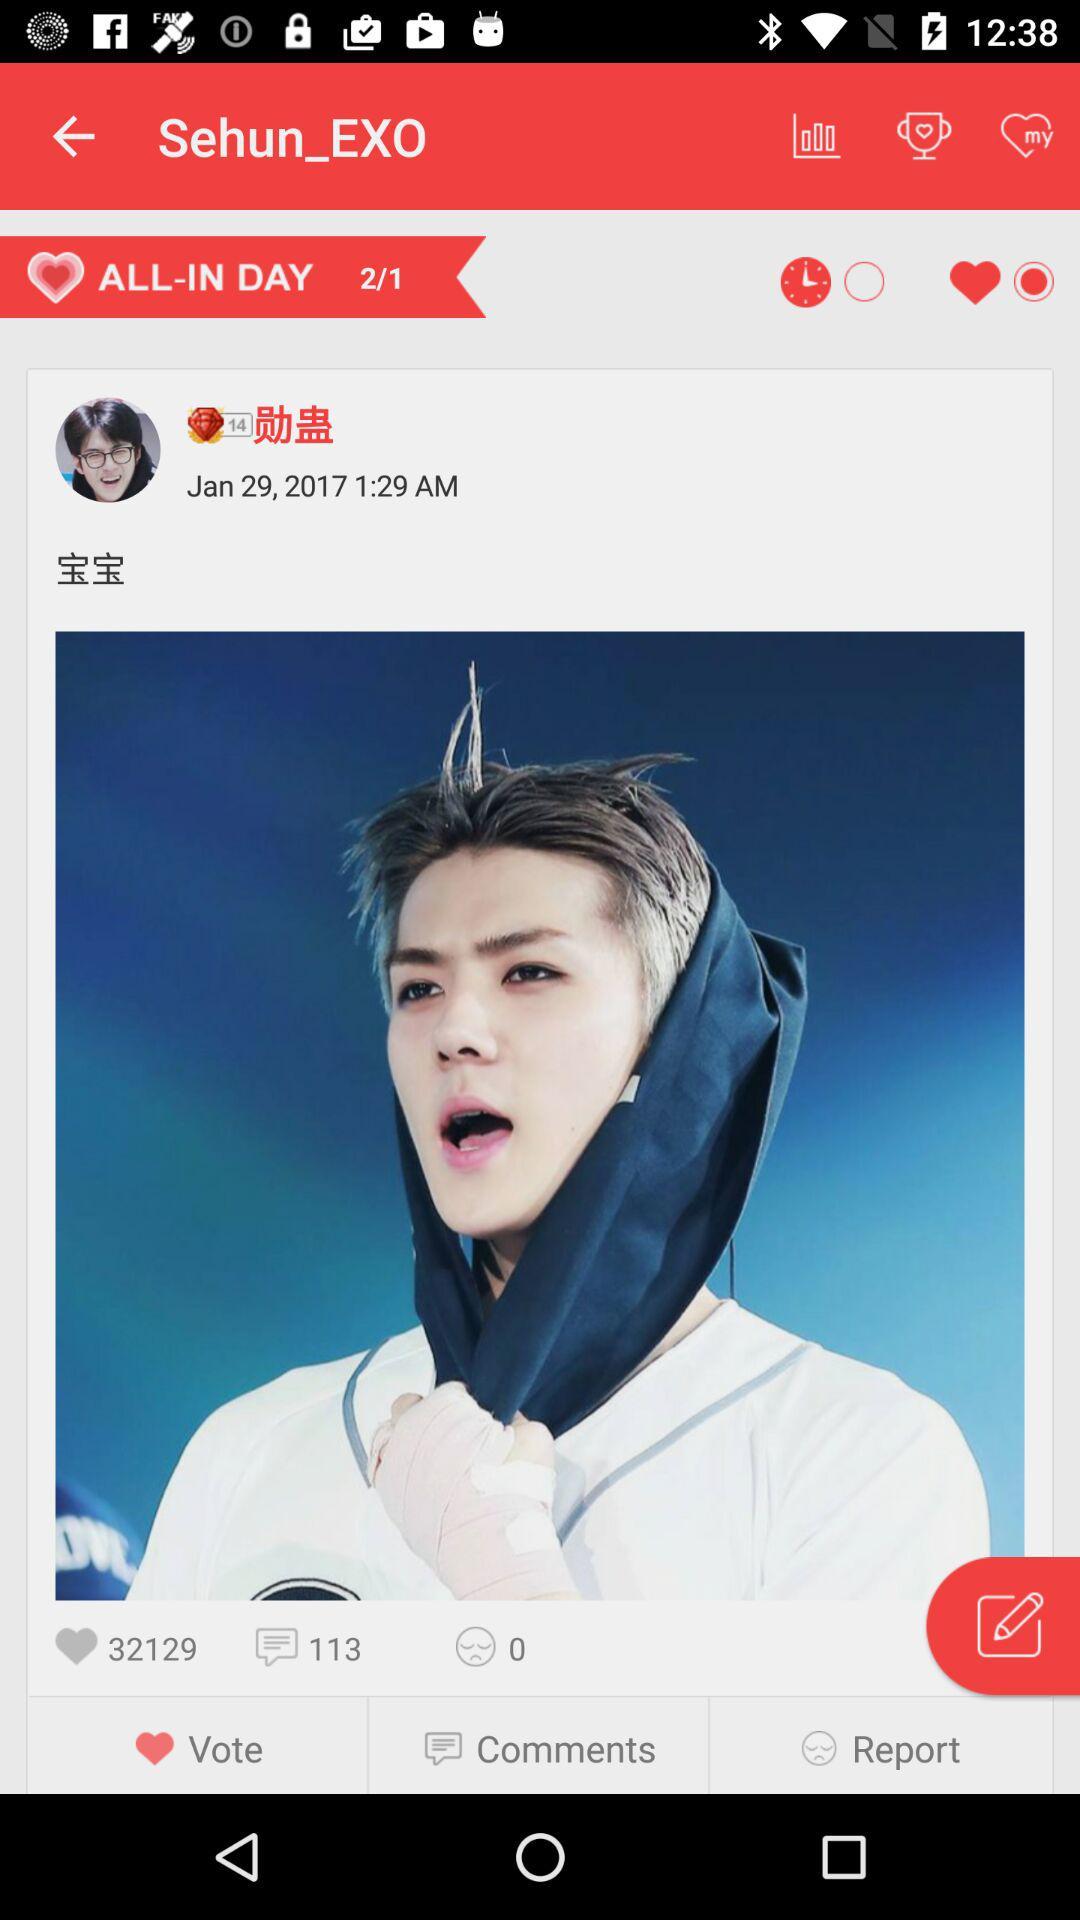  Describe the element at coordinates (108, 449) in the screenshot. I see `shows profile option` at that location.